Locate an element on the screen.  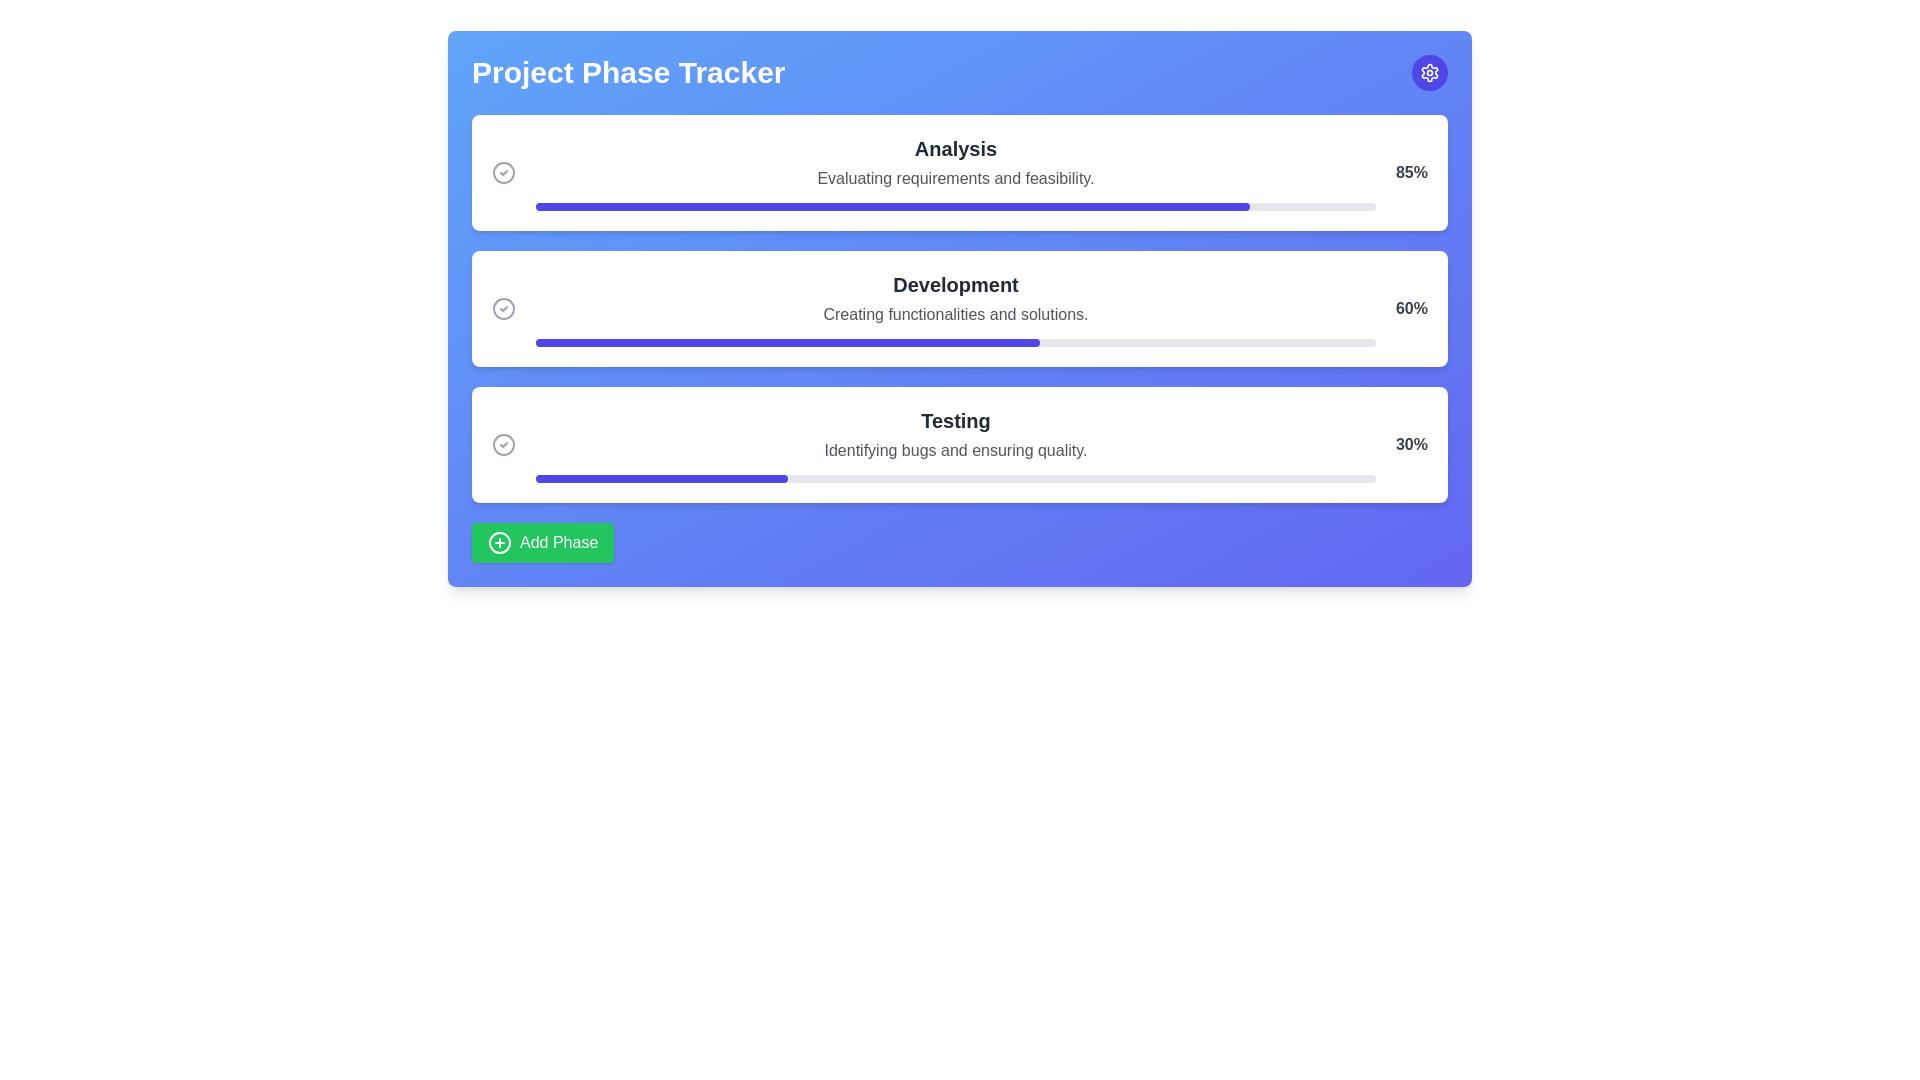
the progress of the horizontal progress bar indicating 85% completion of the 'Analysis' phase, located under the 'Analysis' section of the progress tracker interface is located at coordinates (954, 207).